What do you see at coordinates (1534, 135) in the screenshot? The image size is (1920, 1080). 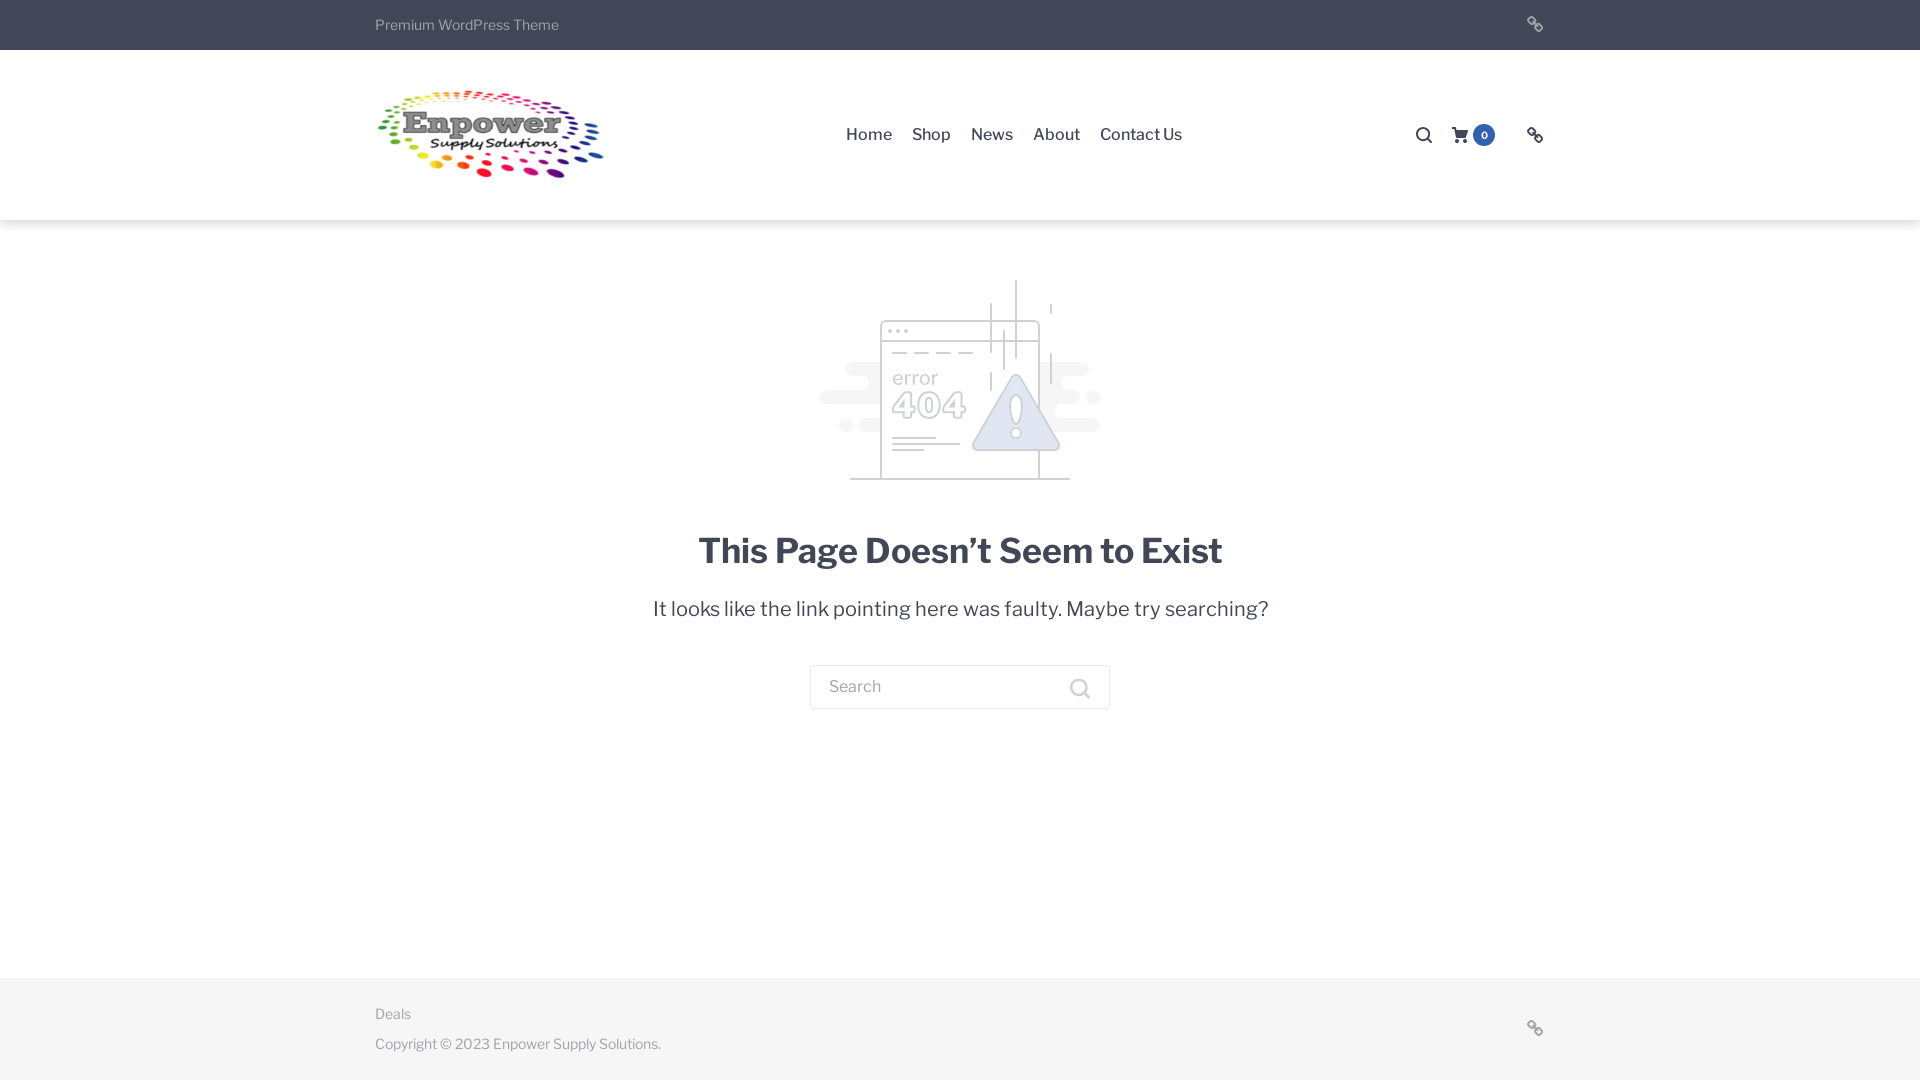 I see `'Deals'` at bounding box center [1534, 135].